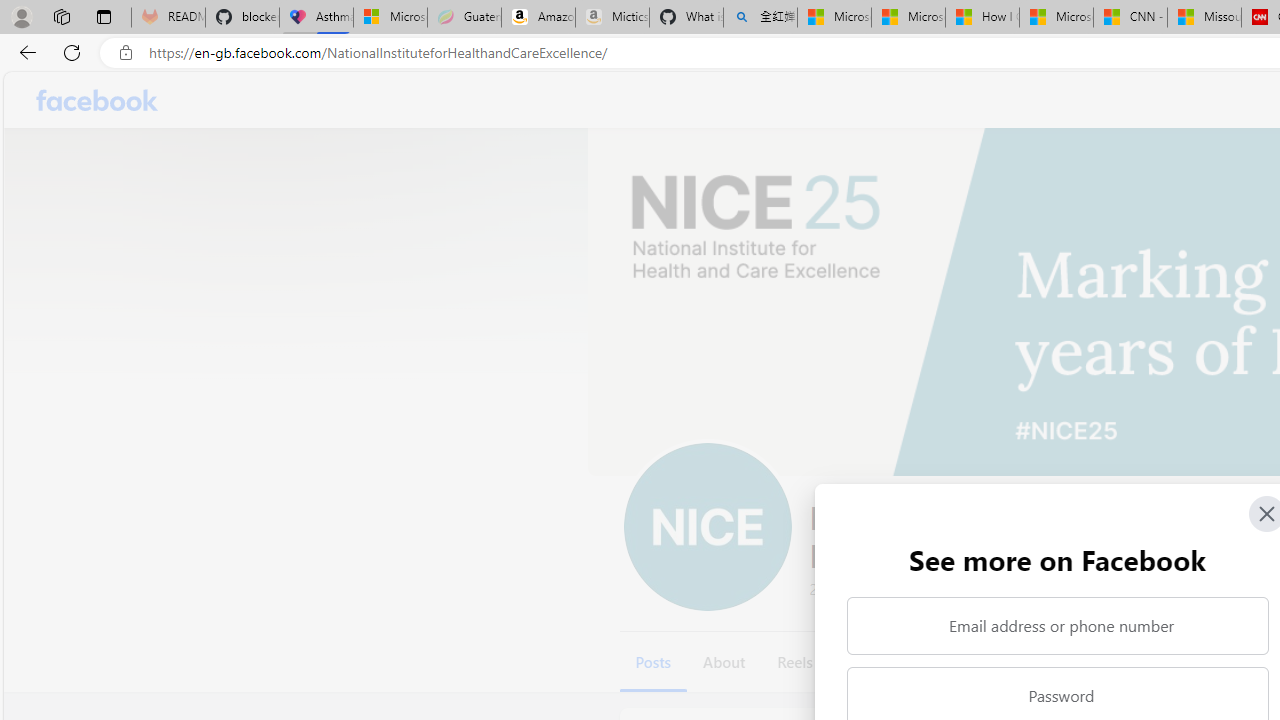 The height and width of the screenshot is (720, 1280). I want to click on 'Asthma Inhalers: Names and Types', so click(315, 17).